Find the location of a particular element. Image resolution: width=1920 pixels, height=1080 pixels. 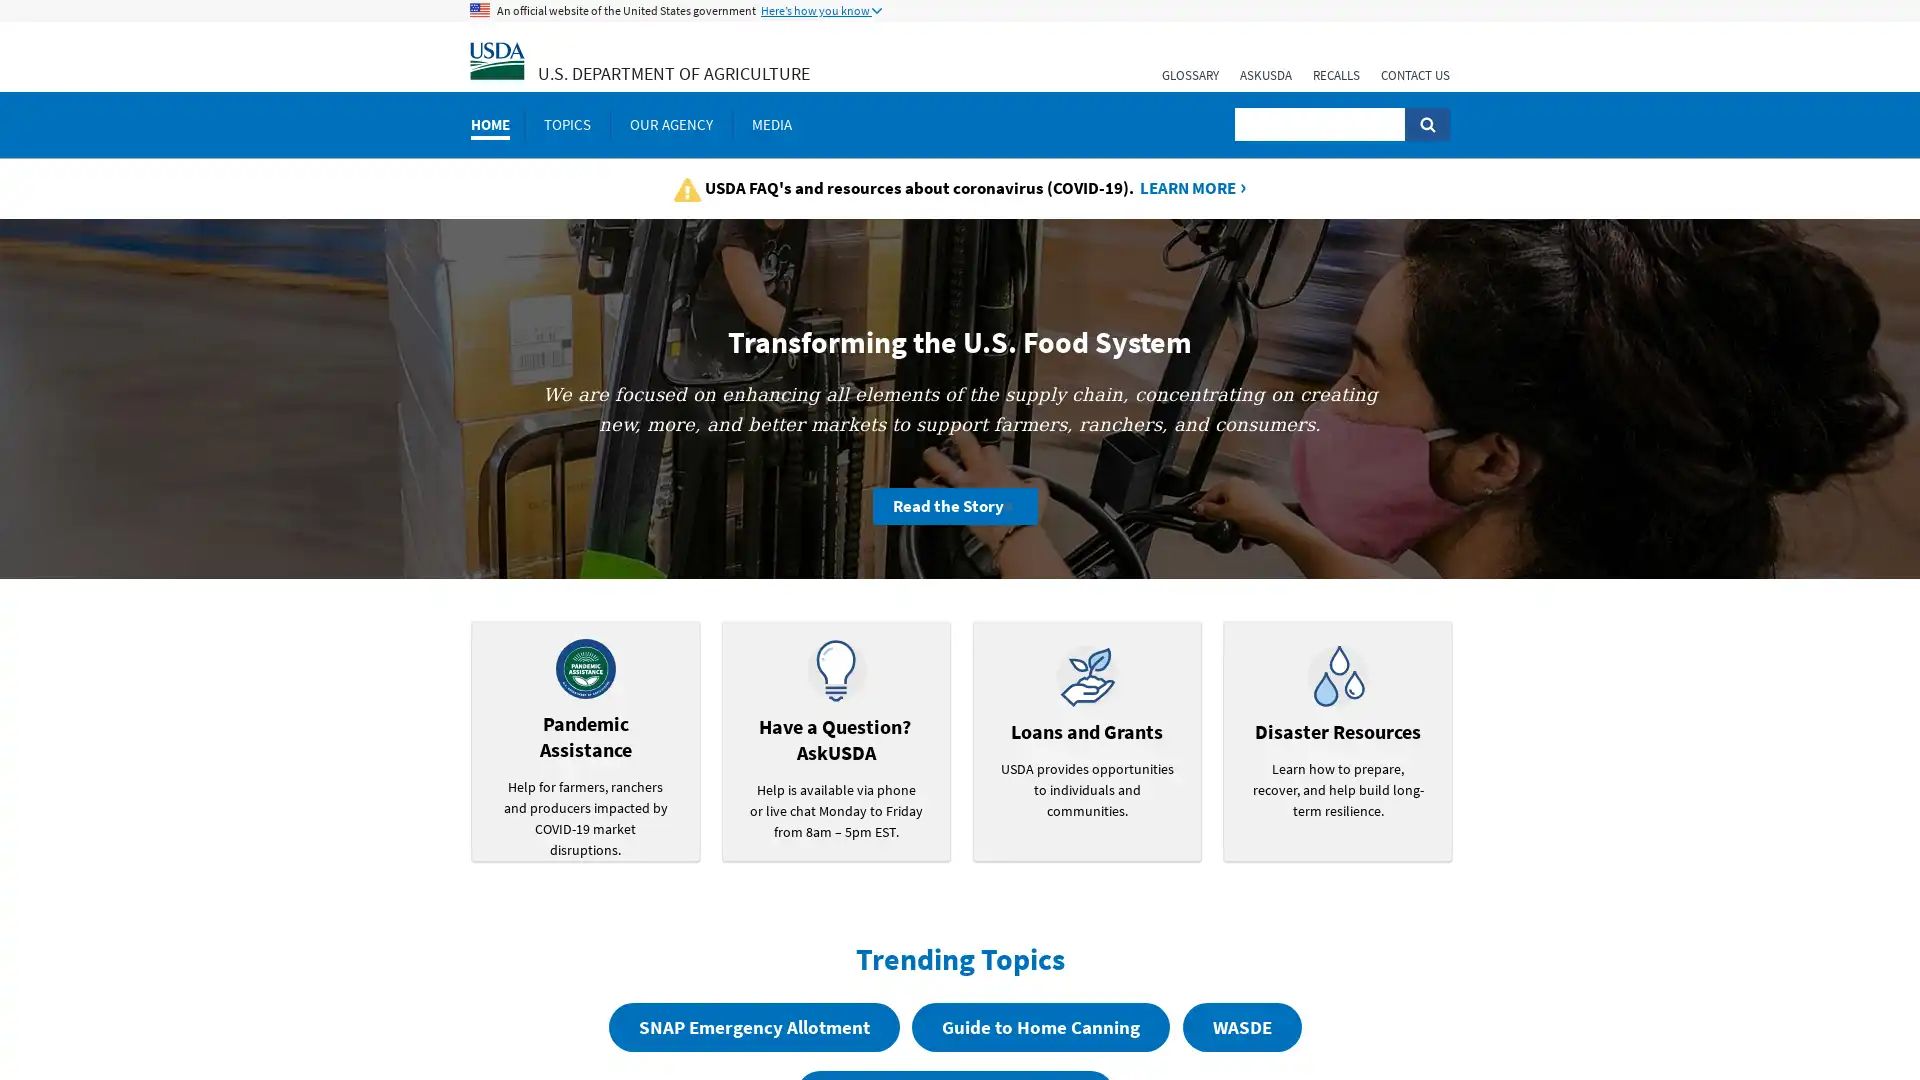

Heres how you know is located at coordinates (821, 11).